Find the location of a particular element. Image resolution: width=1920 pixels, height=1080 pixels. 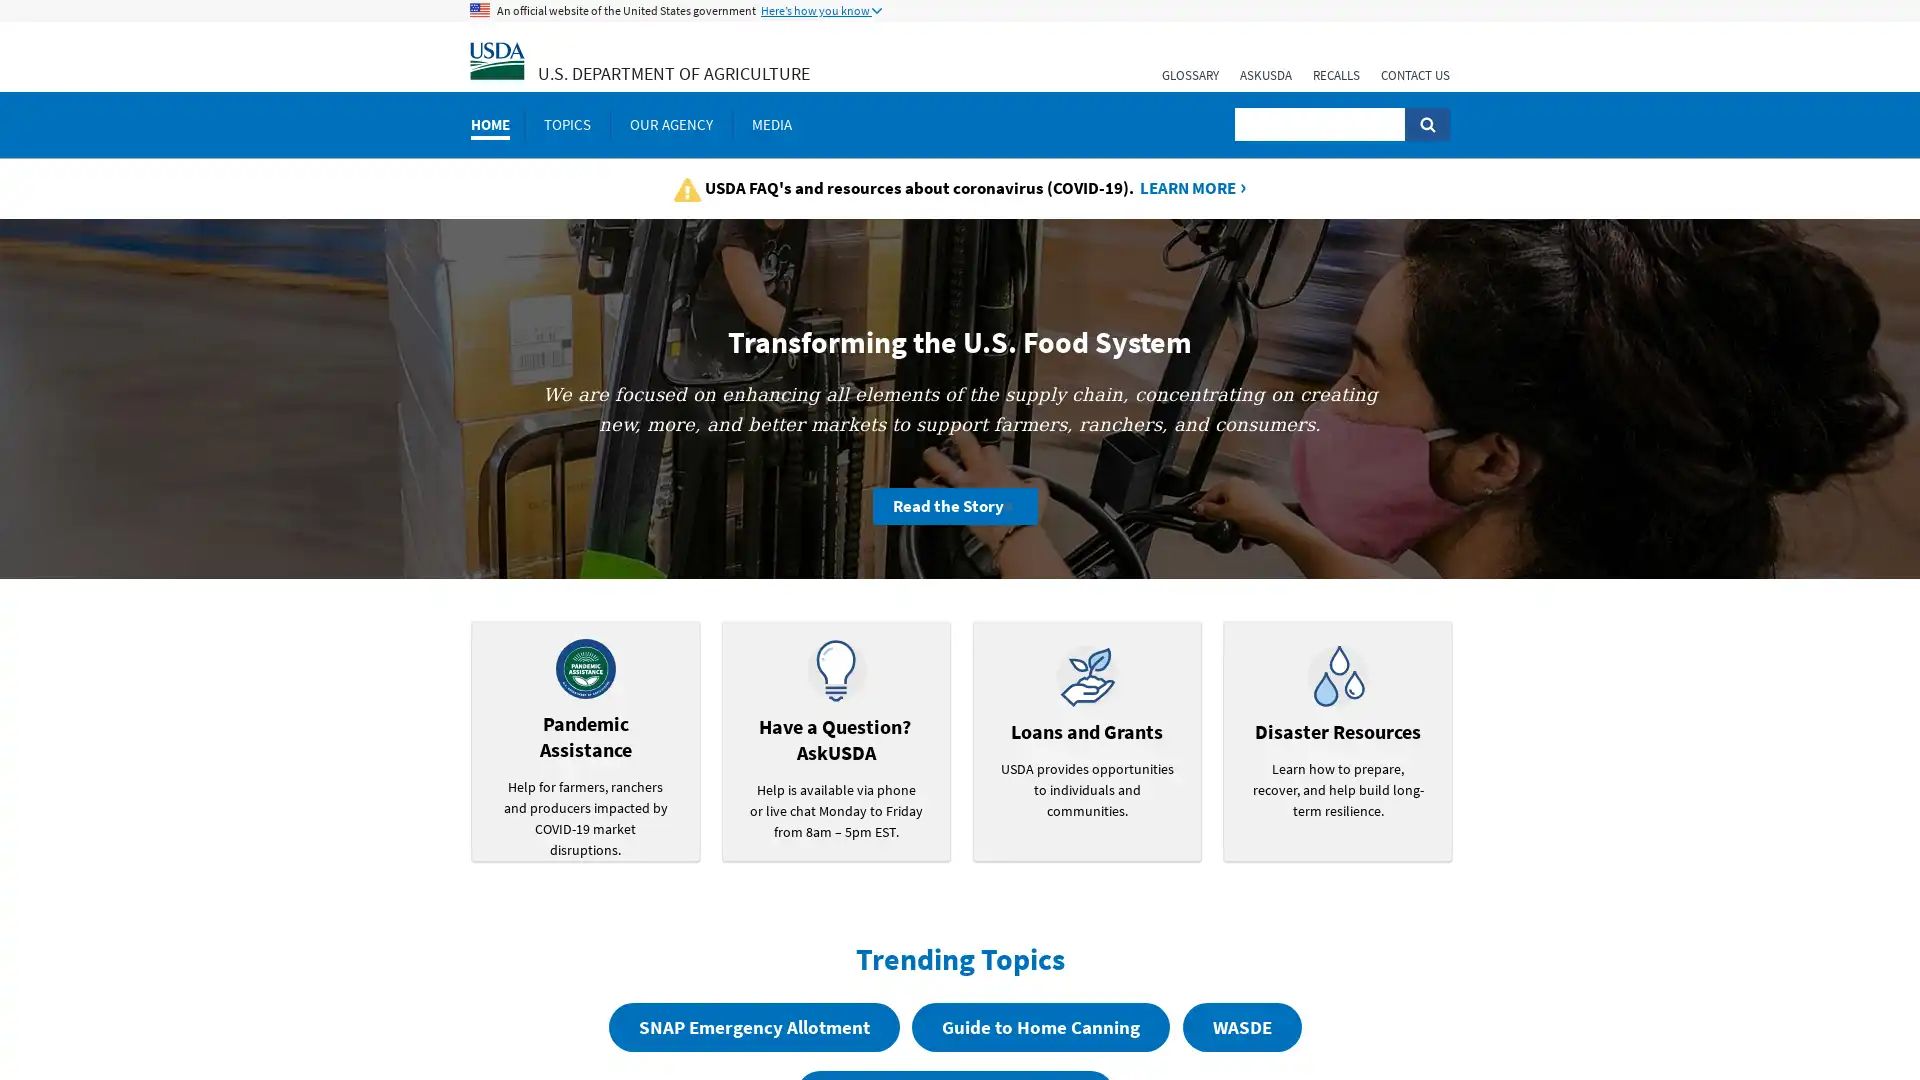

Heres how you know is located at coordinates (821, 11).